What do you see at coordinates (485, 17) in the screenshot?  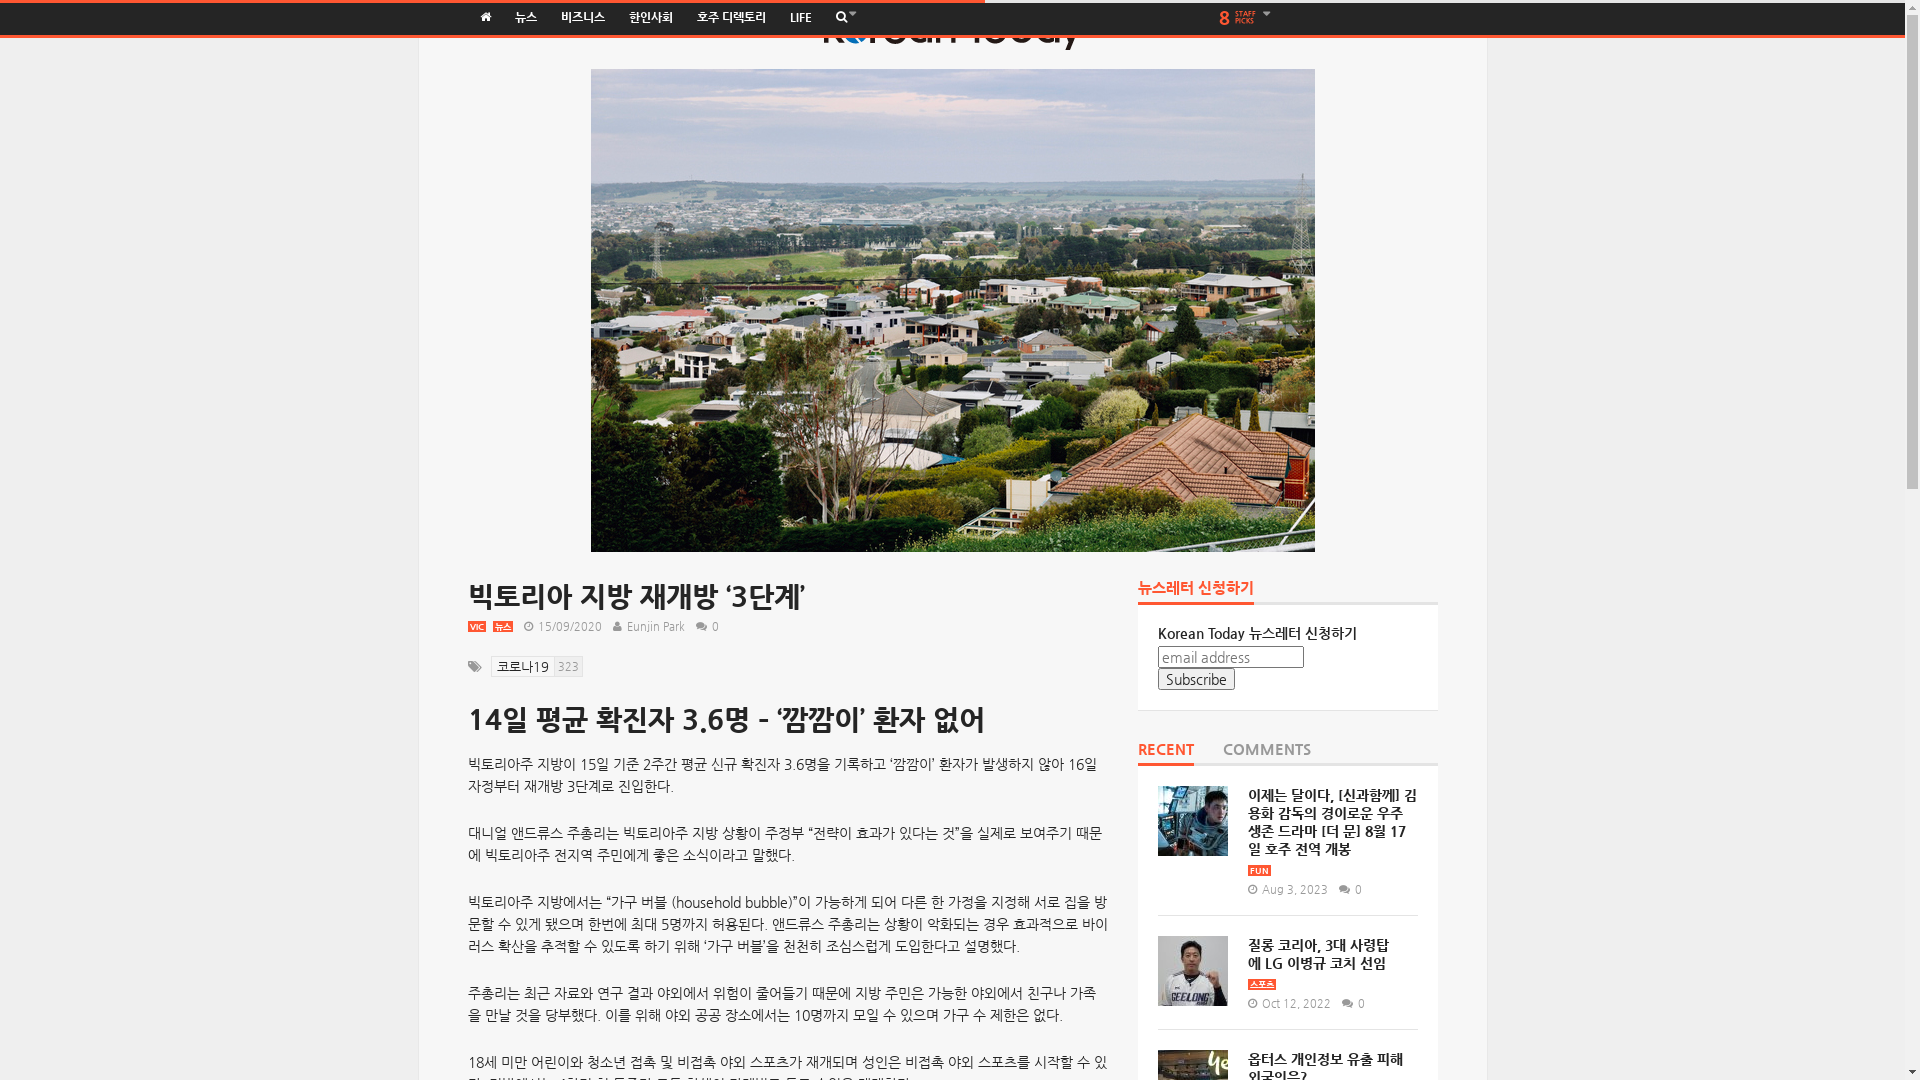 I see `'<i class="fa fa-home"></i>'` at bounding box center [485, 17].